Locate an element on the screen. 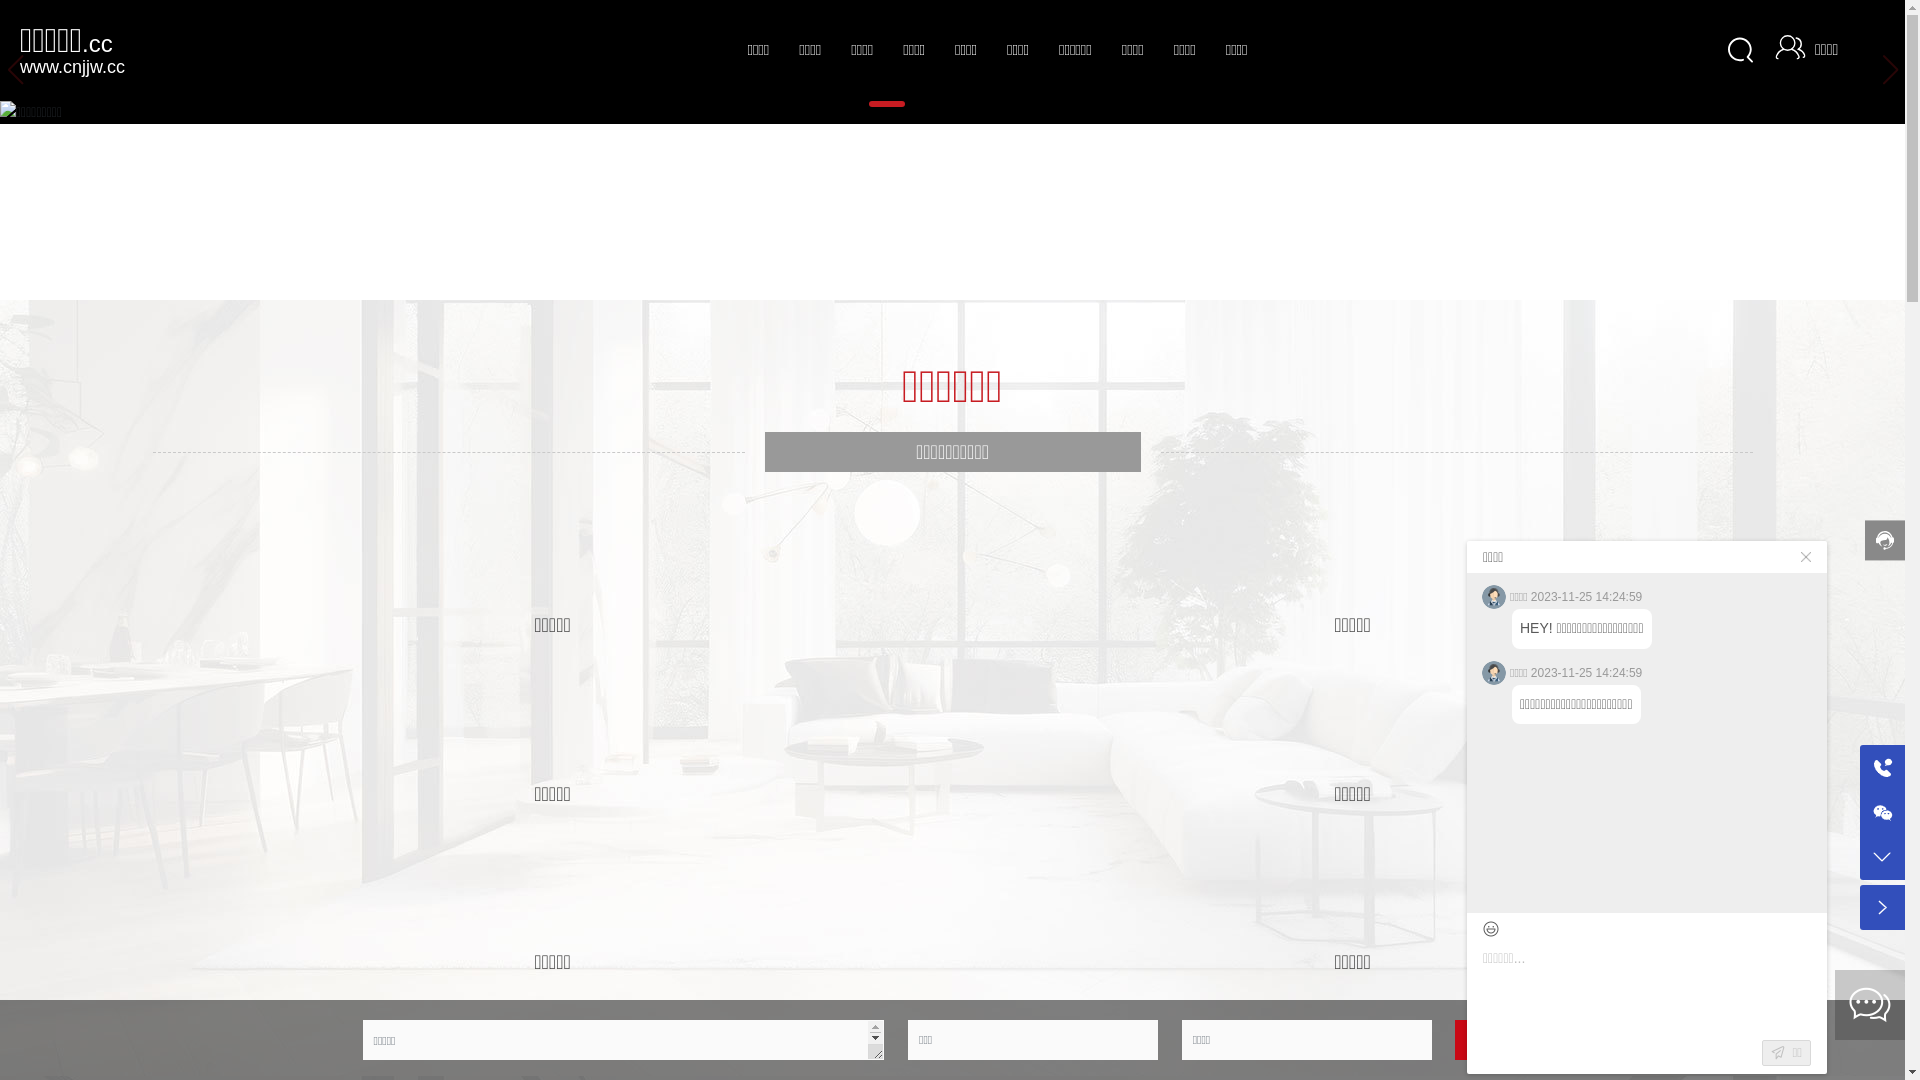  'www.cnjjw.cc' is located at coordinates (72, 64).